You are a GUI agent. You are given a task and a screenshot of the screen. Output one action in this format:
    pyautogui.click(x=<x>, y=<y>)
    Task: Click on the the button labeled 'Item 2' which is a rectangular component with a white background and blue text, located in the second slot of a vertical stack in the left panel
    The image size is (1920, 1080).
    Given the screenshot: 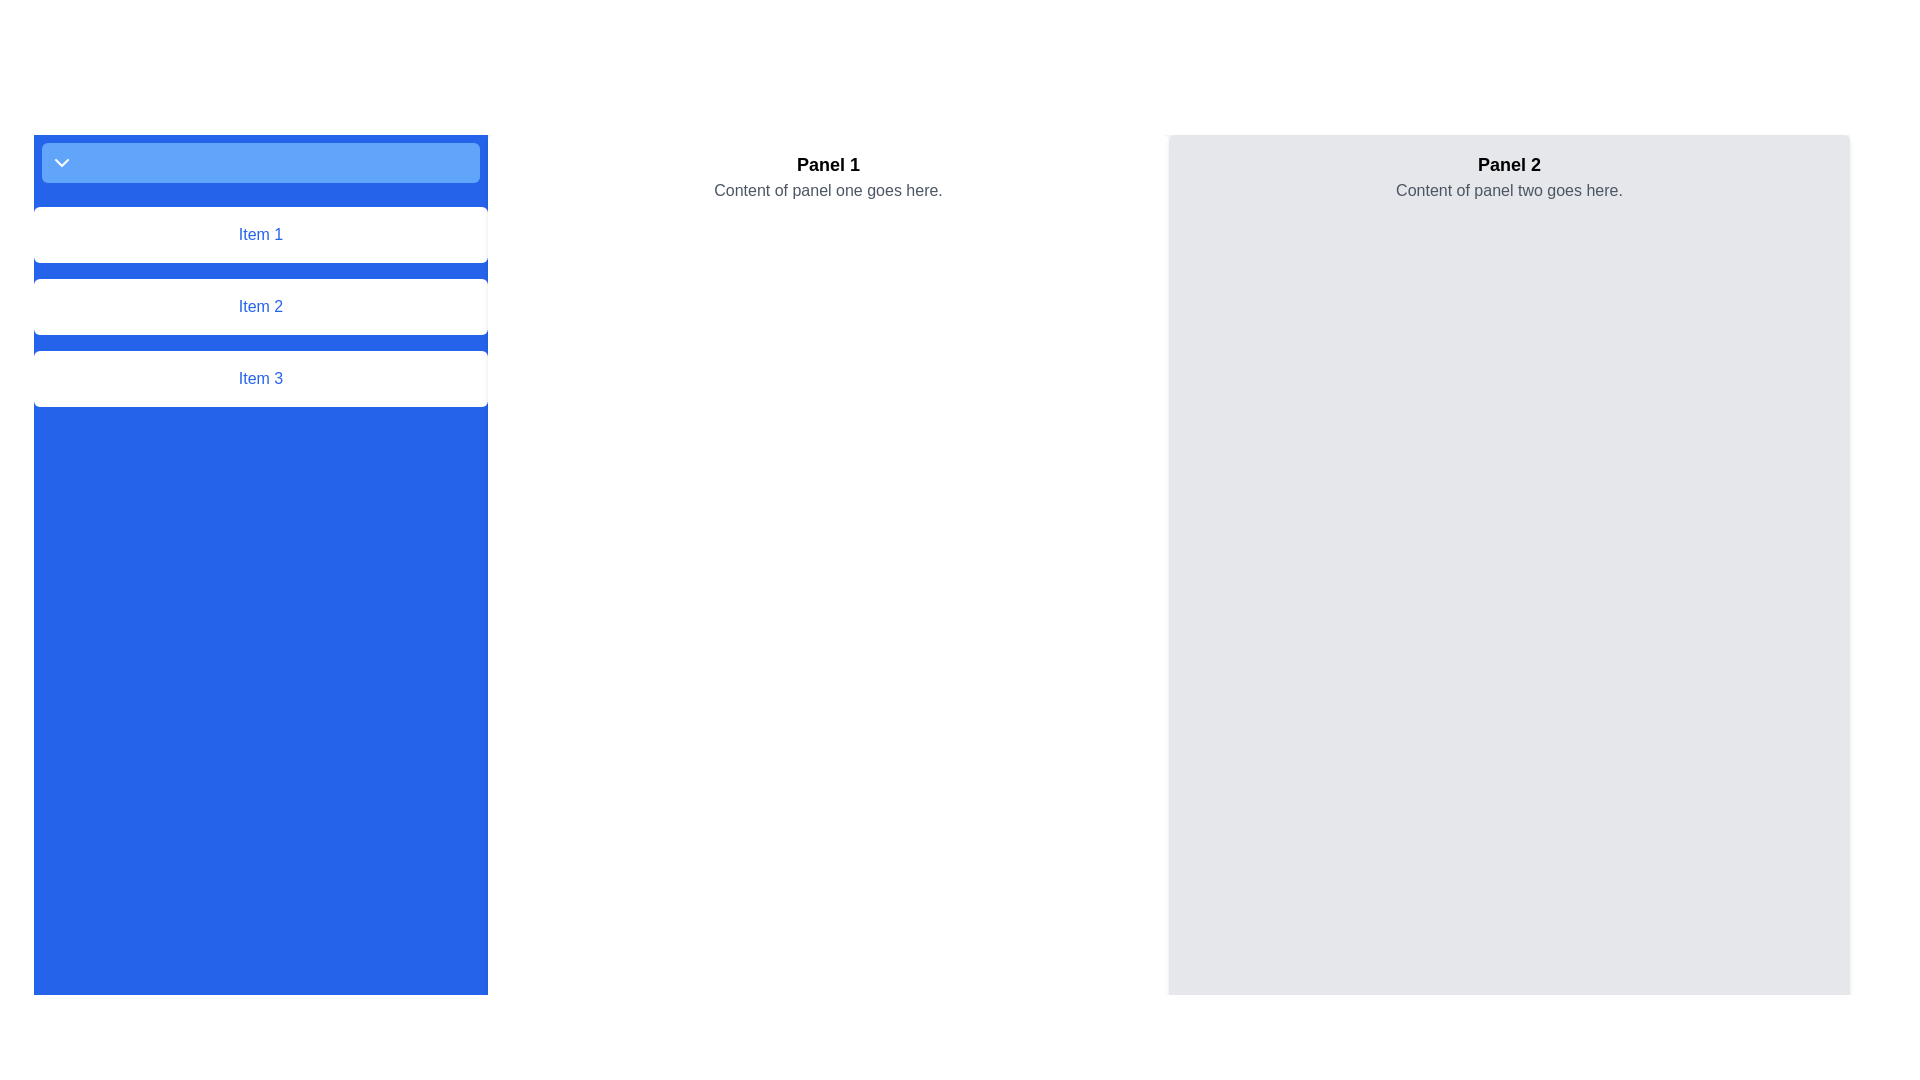 What is the action you would take?
    pyautogui.click(x=259, y=307)
    